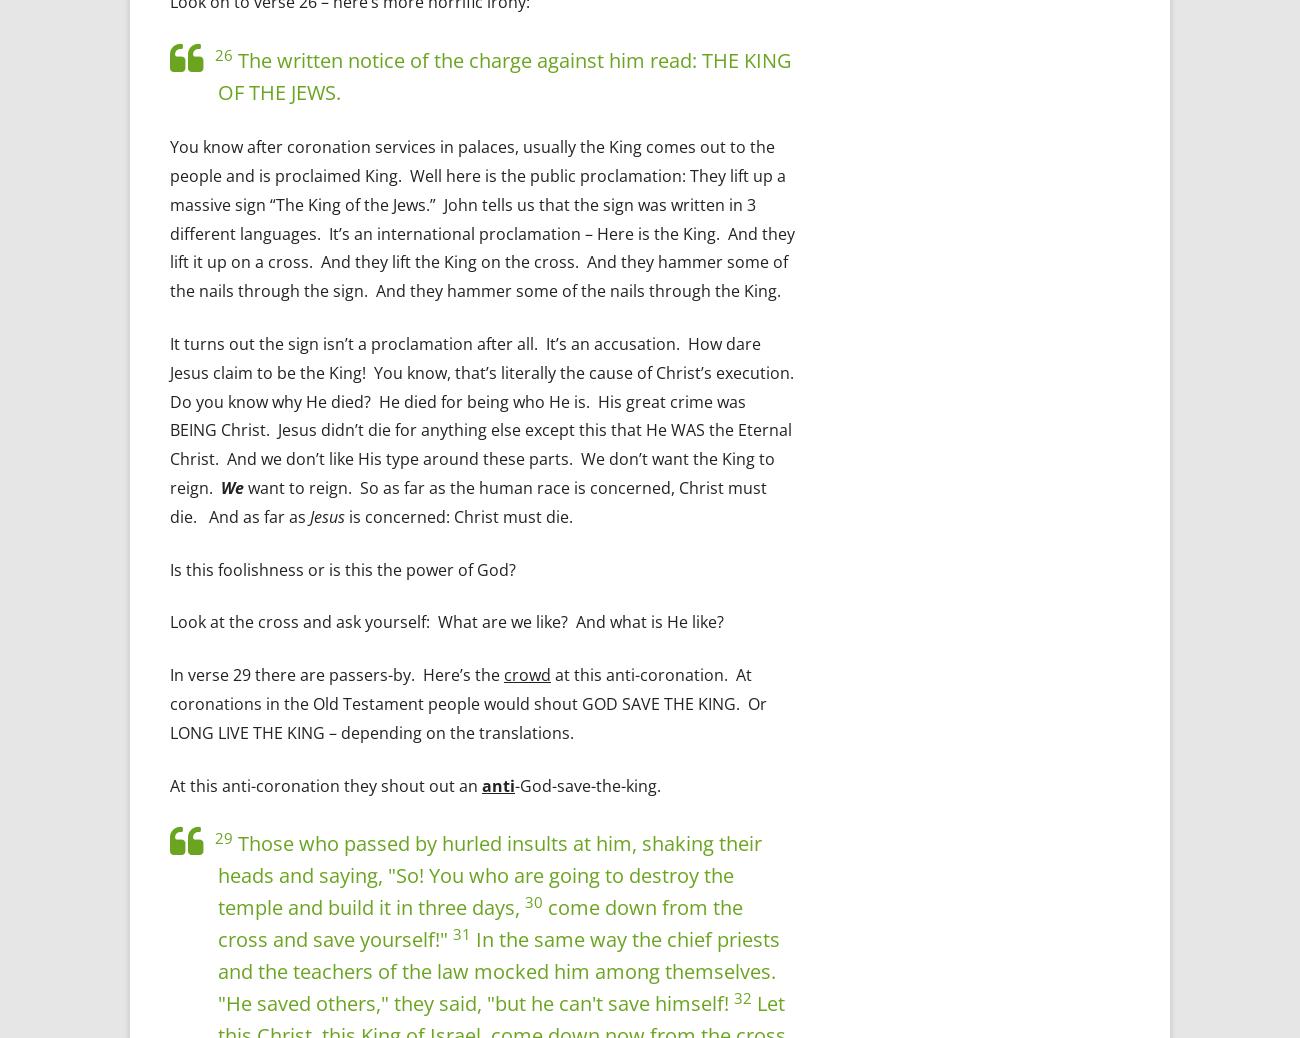  I want to click on '31', so click(452, 932).